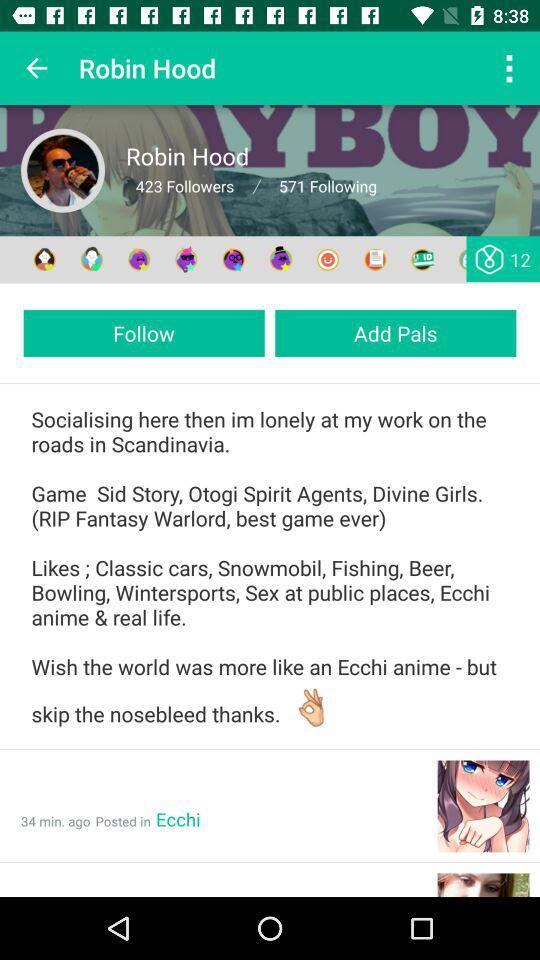 The width and height of the screenshot is (540, 960). What do you see at coordinates (232, 258) in the screenshot?
I see `connect with other users` at bounding box center [232, 258].